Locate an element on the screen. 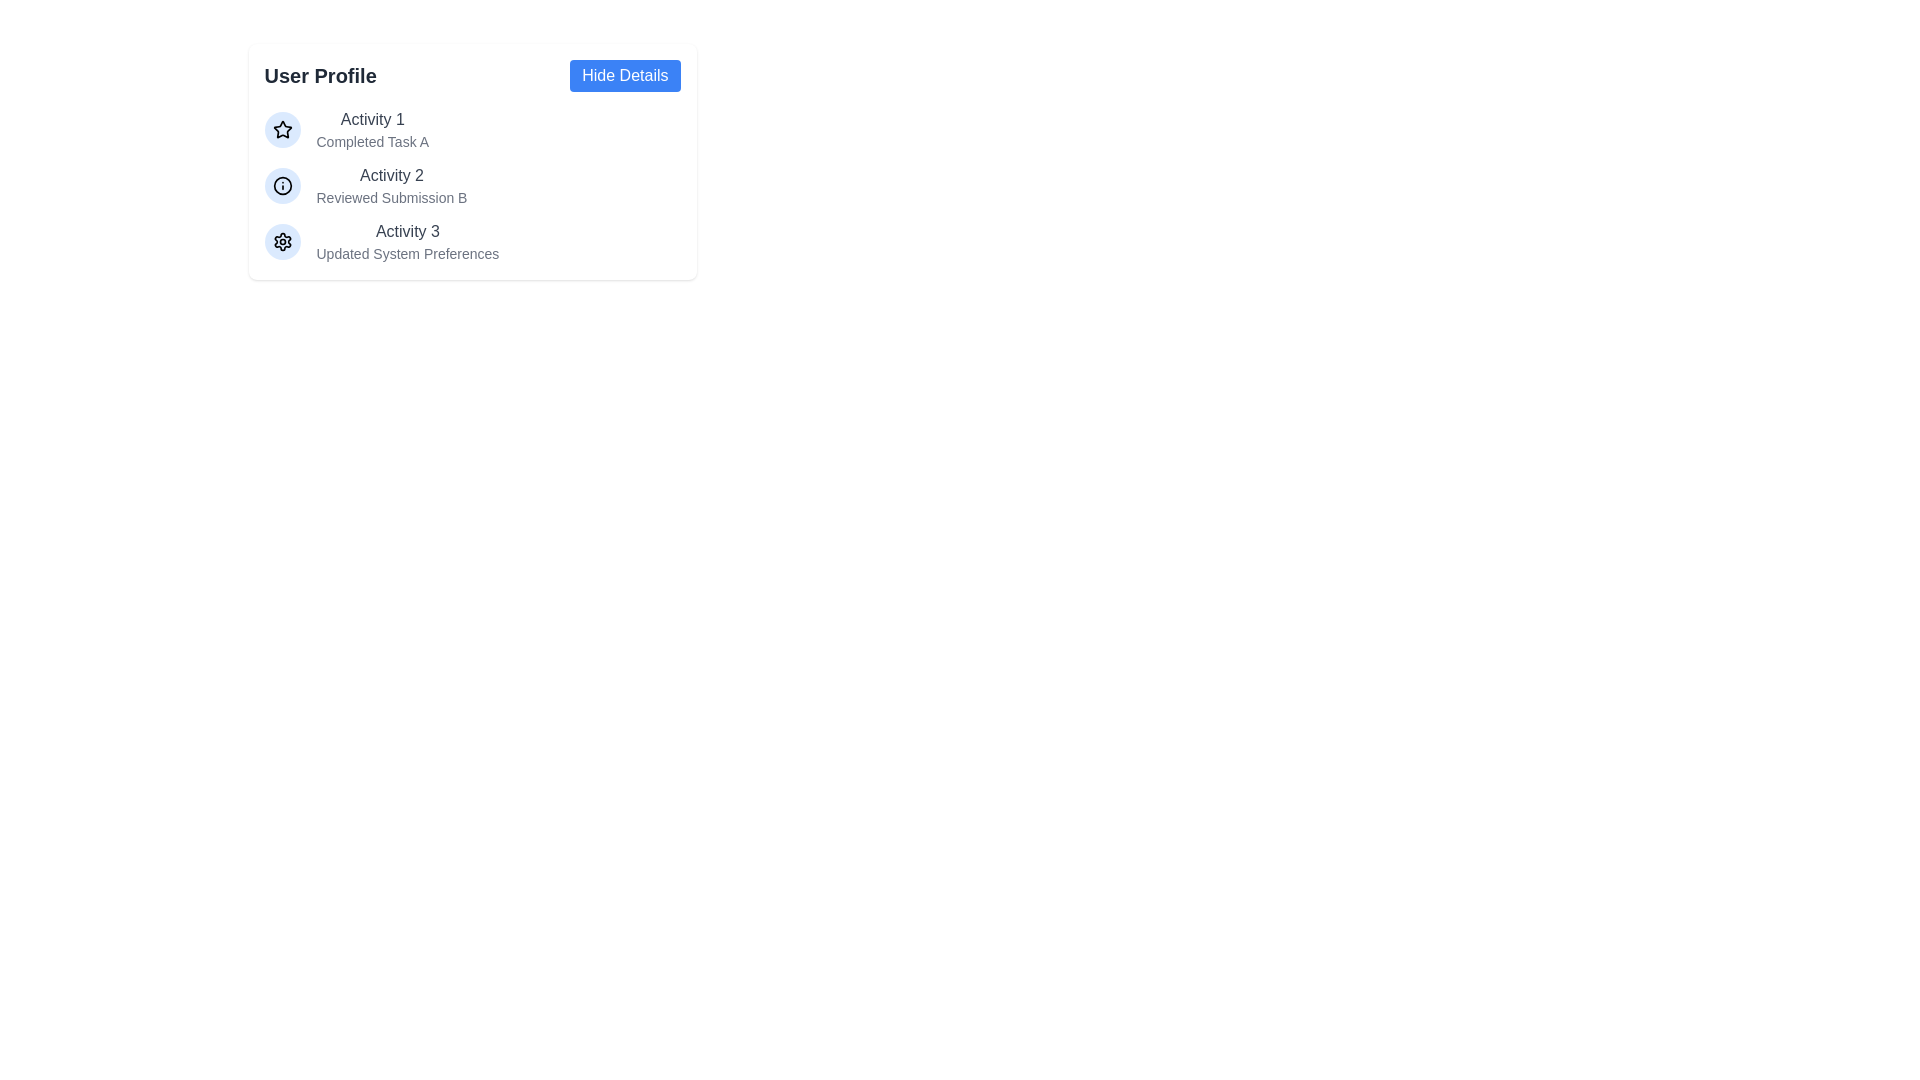 The height and width of the screenshot is (1080, 1920). the static text label providing additional information about 'Activity 1' located under the 'Activity 1' label is located at coordinates (372, 141).